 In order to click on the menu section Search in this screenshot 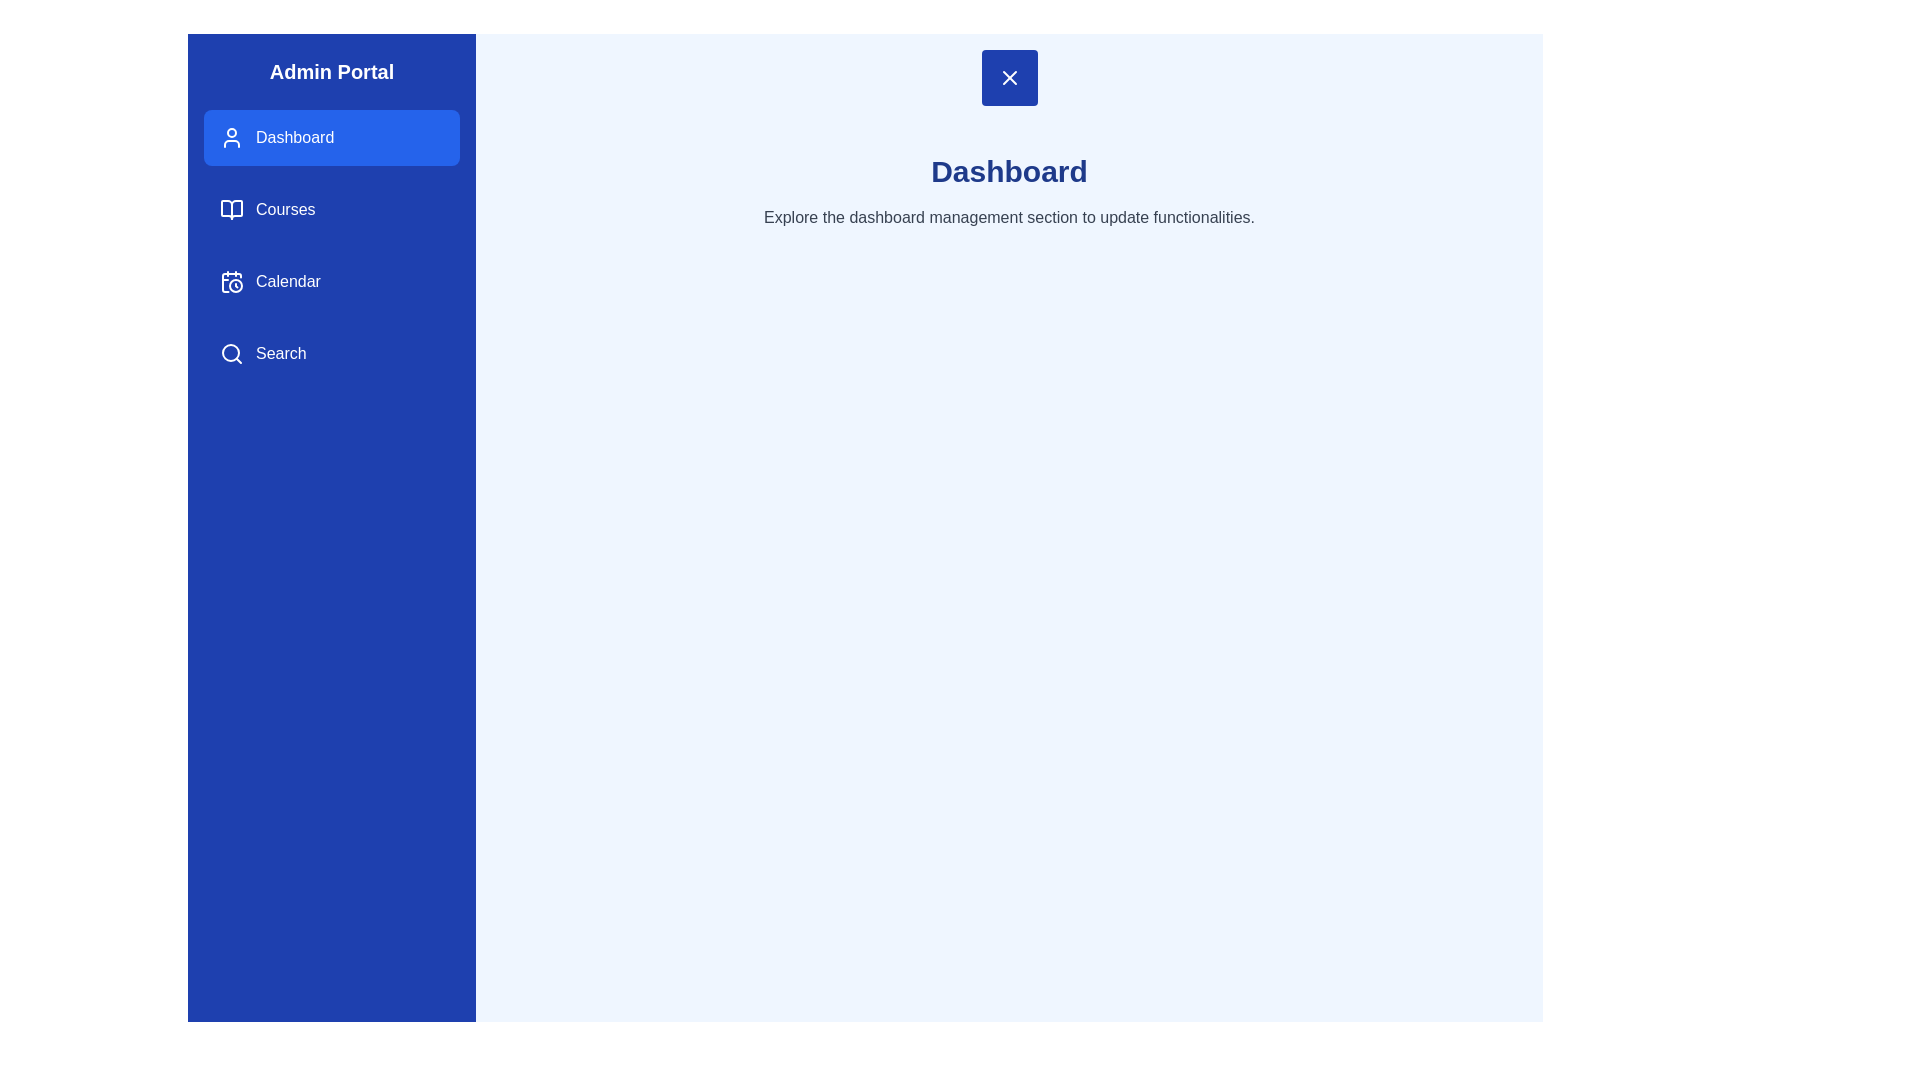, I will do `click(331, 353)`.